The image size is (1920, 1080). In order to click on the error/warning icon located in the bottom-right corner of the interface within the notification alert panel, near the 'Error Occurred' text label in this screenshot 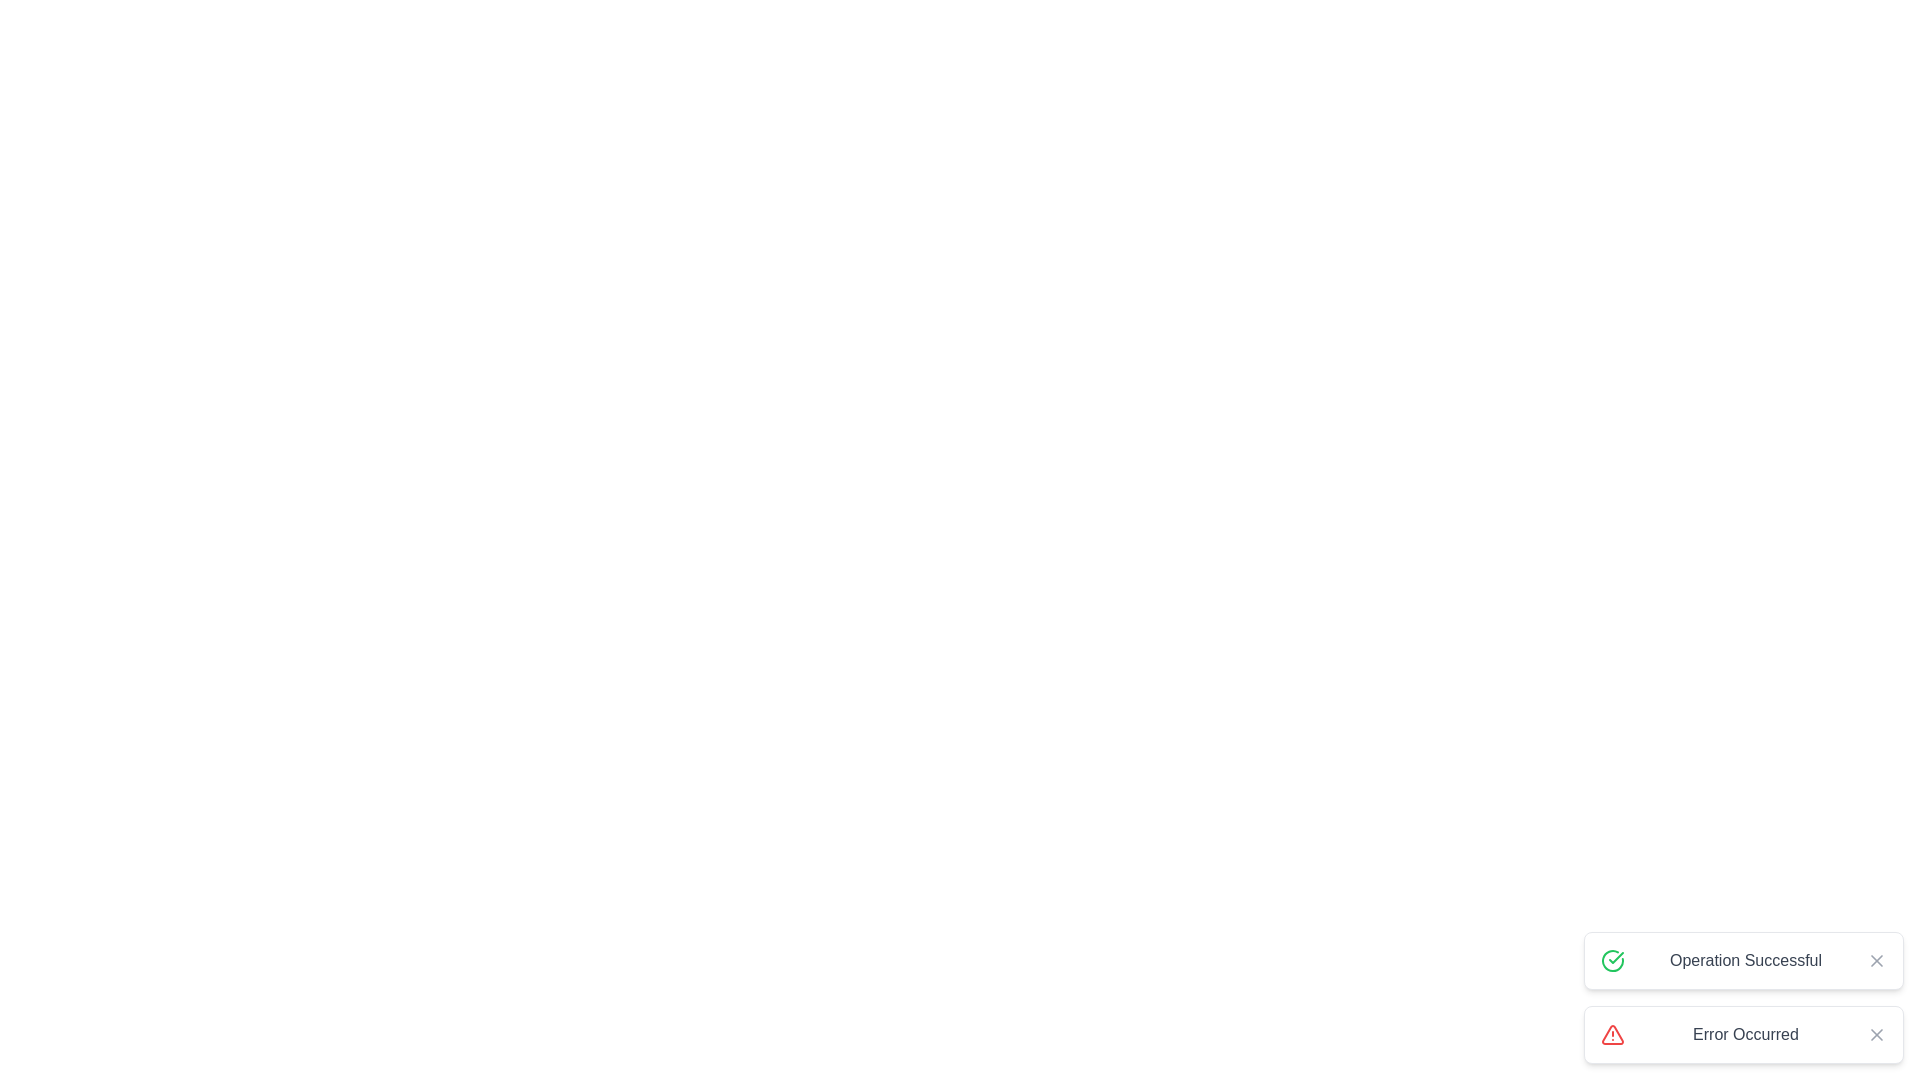, I will do `click(1612, 1034)`.